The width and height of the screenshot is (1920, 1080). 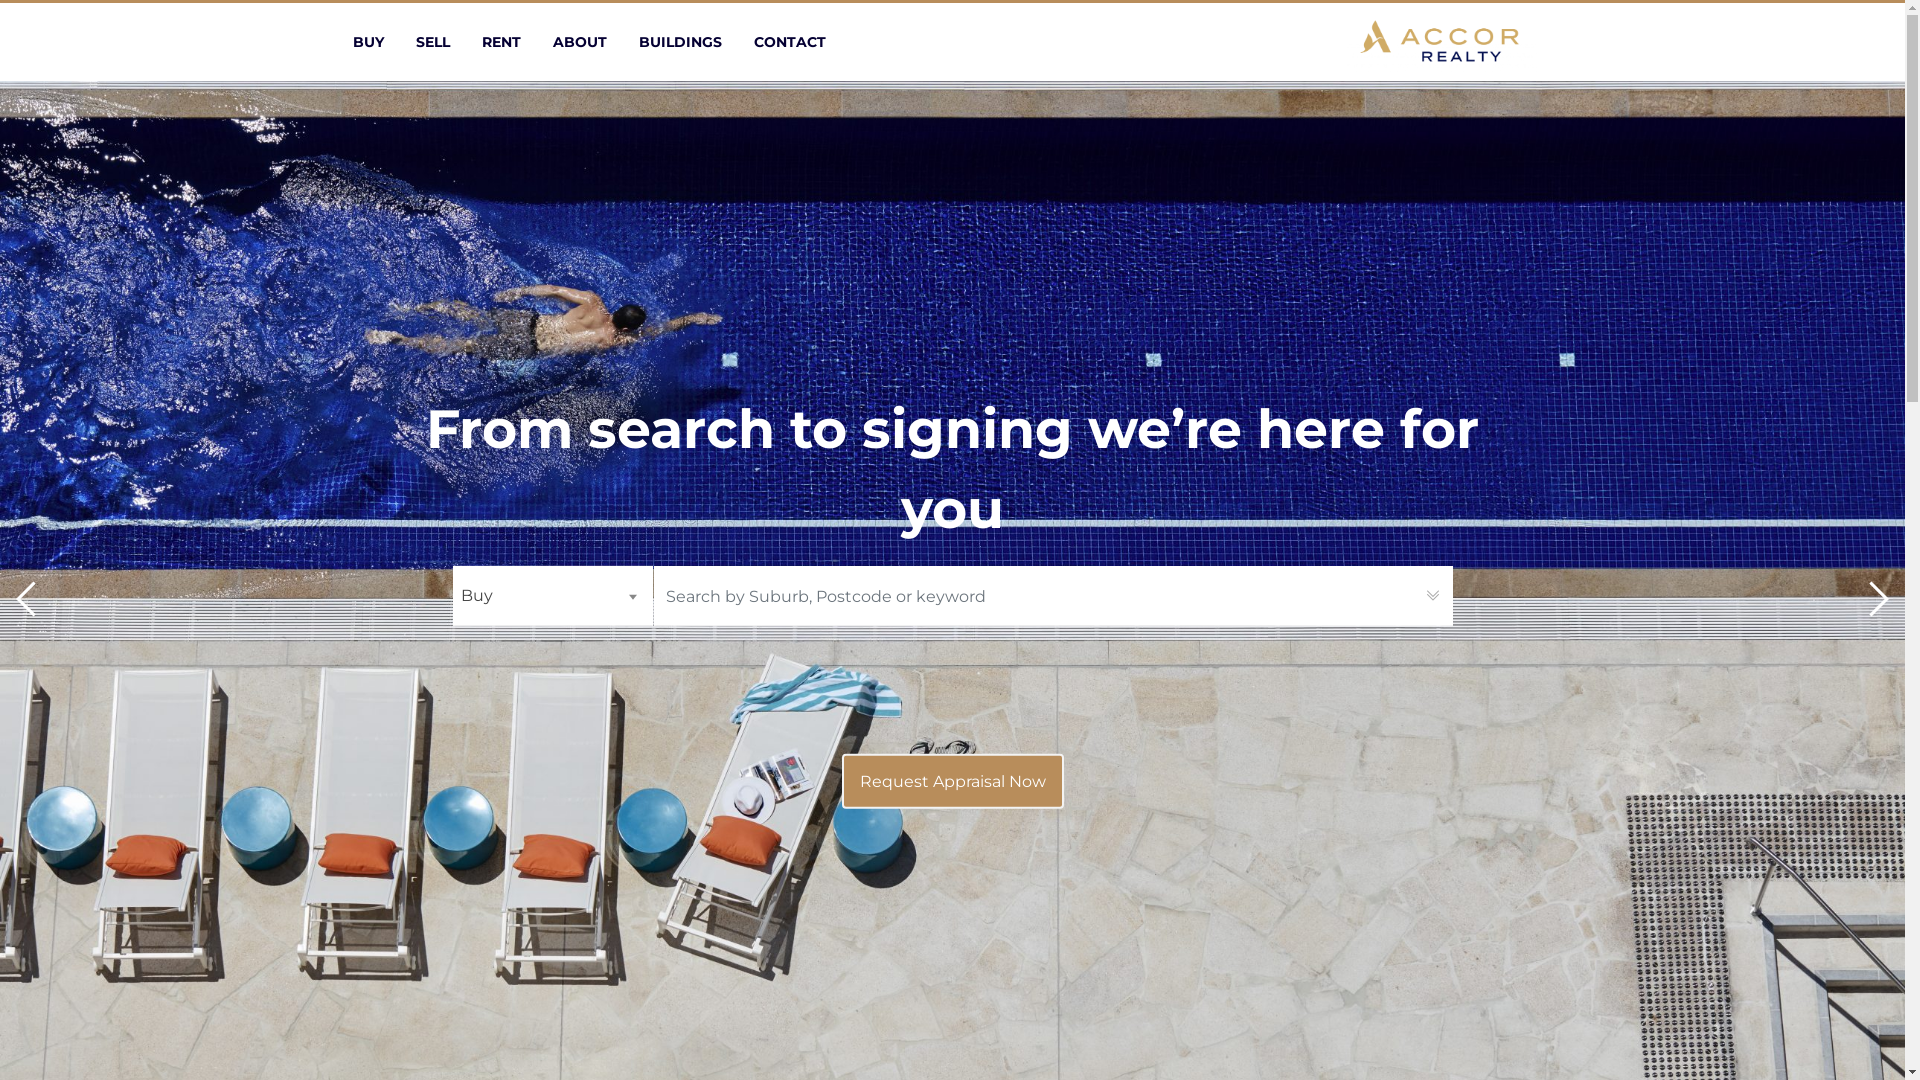 I want to click on 'SELL', so click(x=431, y=42).